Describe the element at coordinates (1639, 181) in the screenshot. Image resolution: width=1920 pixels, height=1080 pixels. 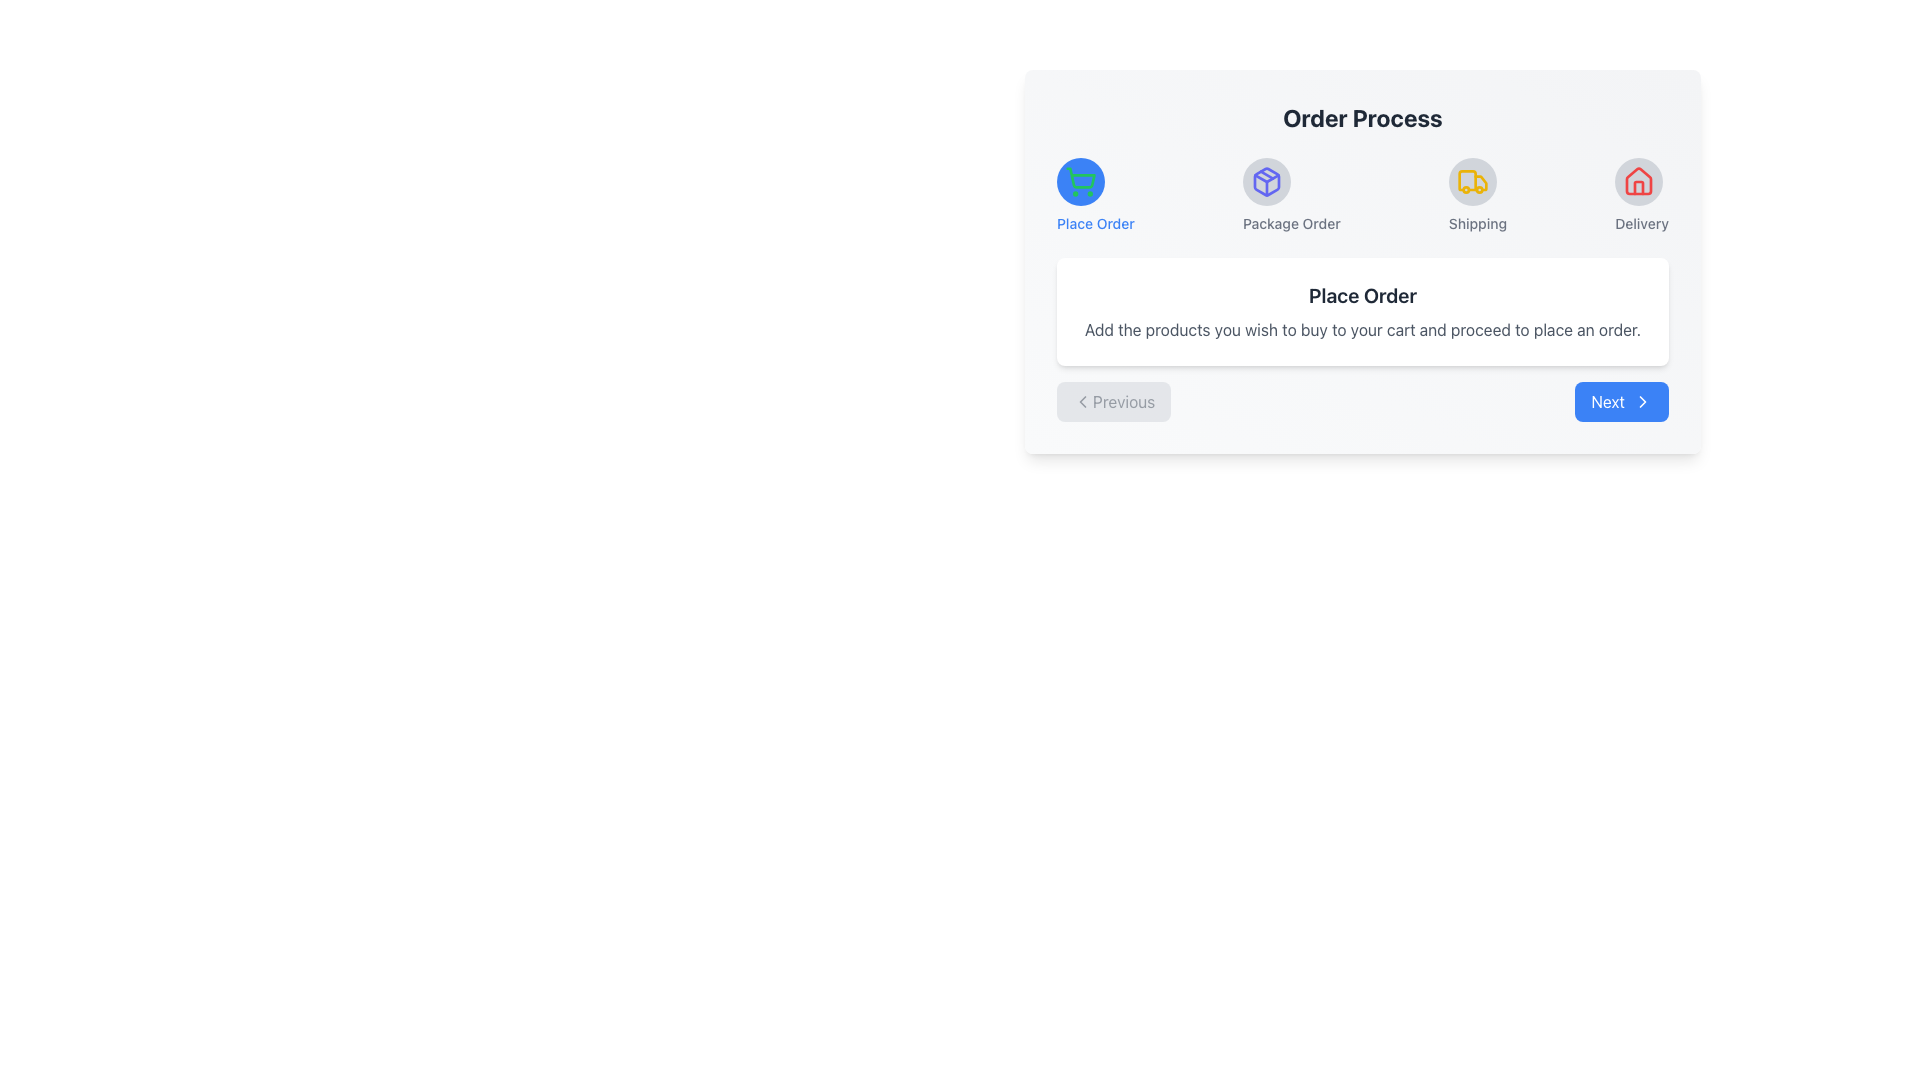
I see `the 'Delivery' icon located at the rightmost position among four icons under the 'Order Process' title` at that location.